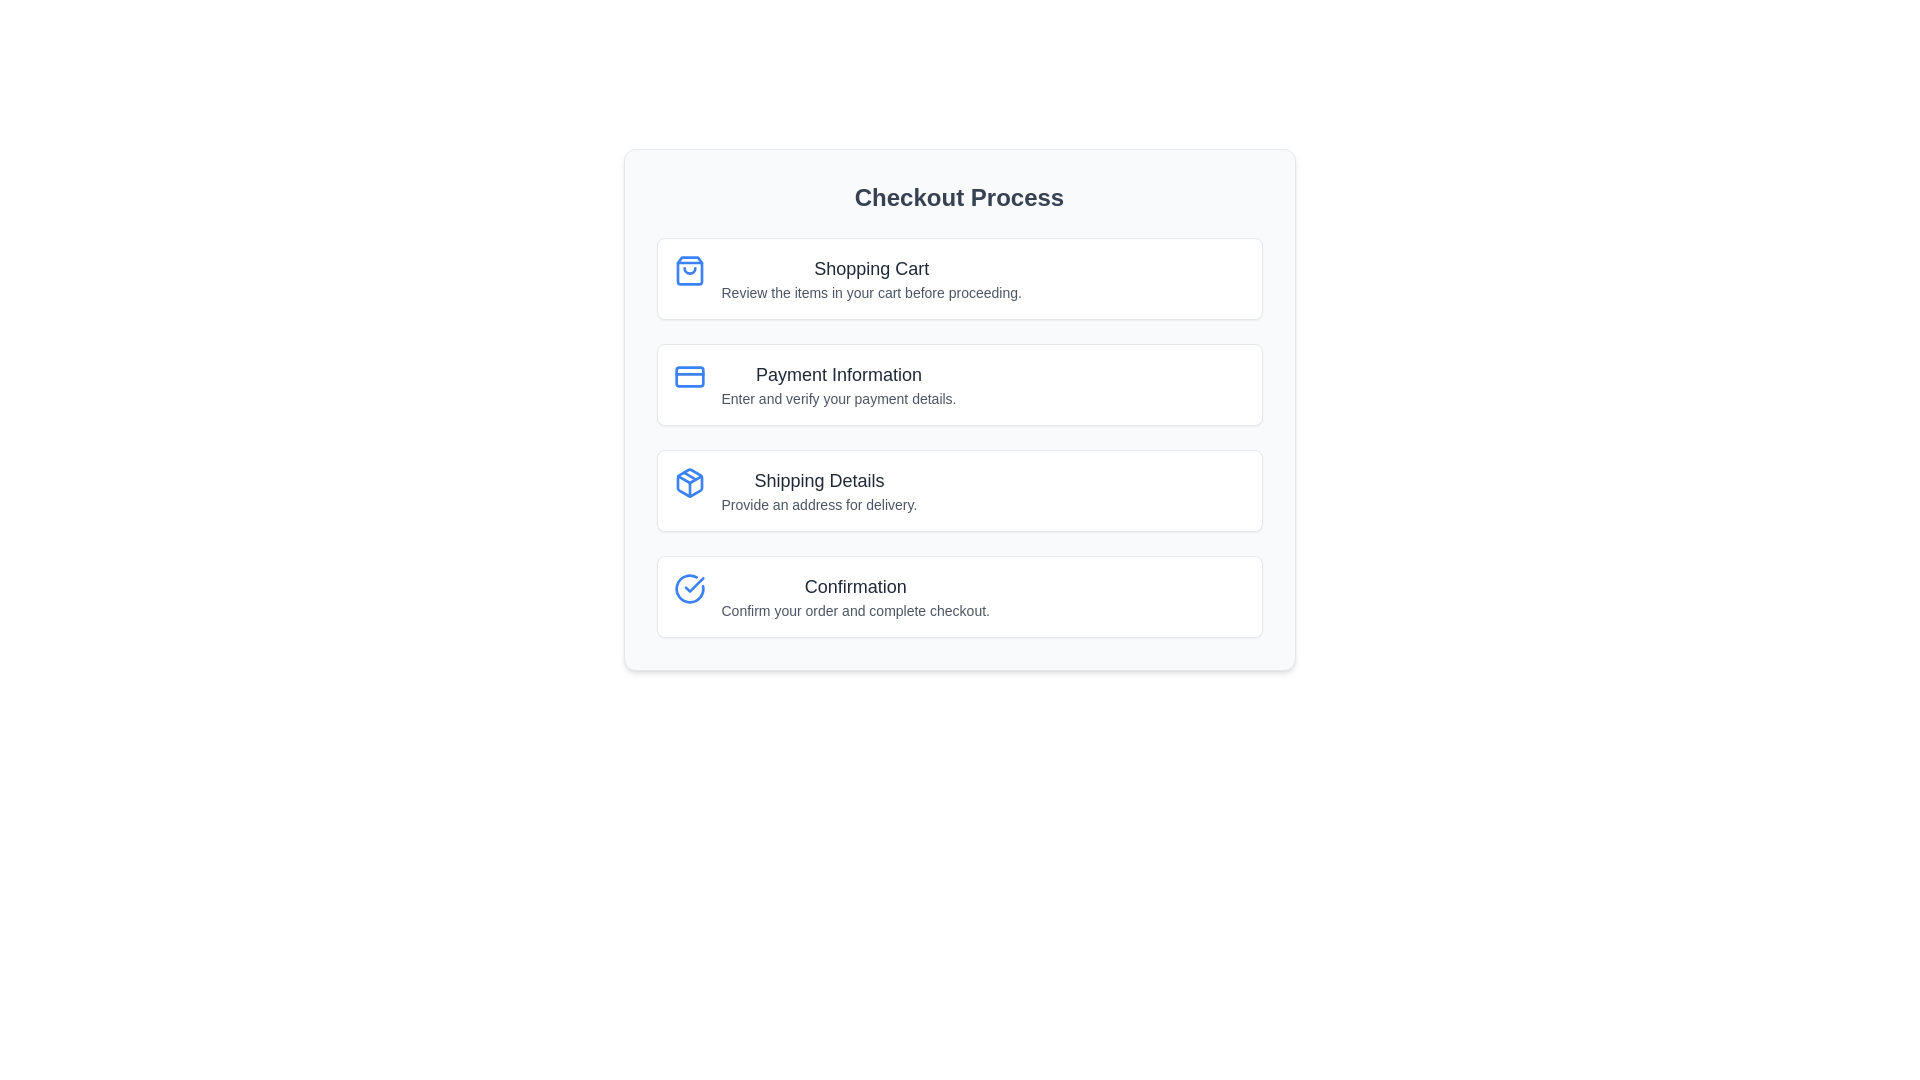  I want to click on the confirmation icon located to the left of the text 'Confirmation' in the fourth item of the 'Checkout Process' list to interact with the associated functionality, so click(689, 588).